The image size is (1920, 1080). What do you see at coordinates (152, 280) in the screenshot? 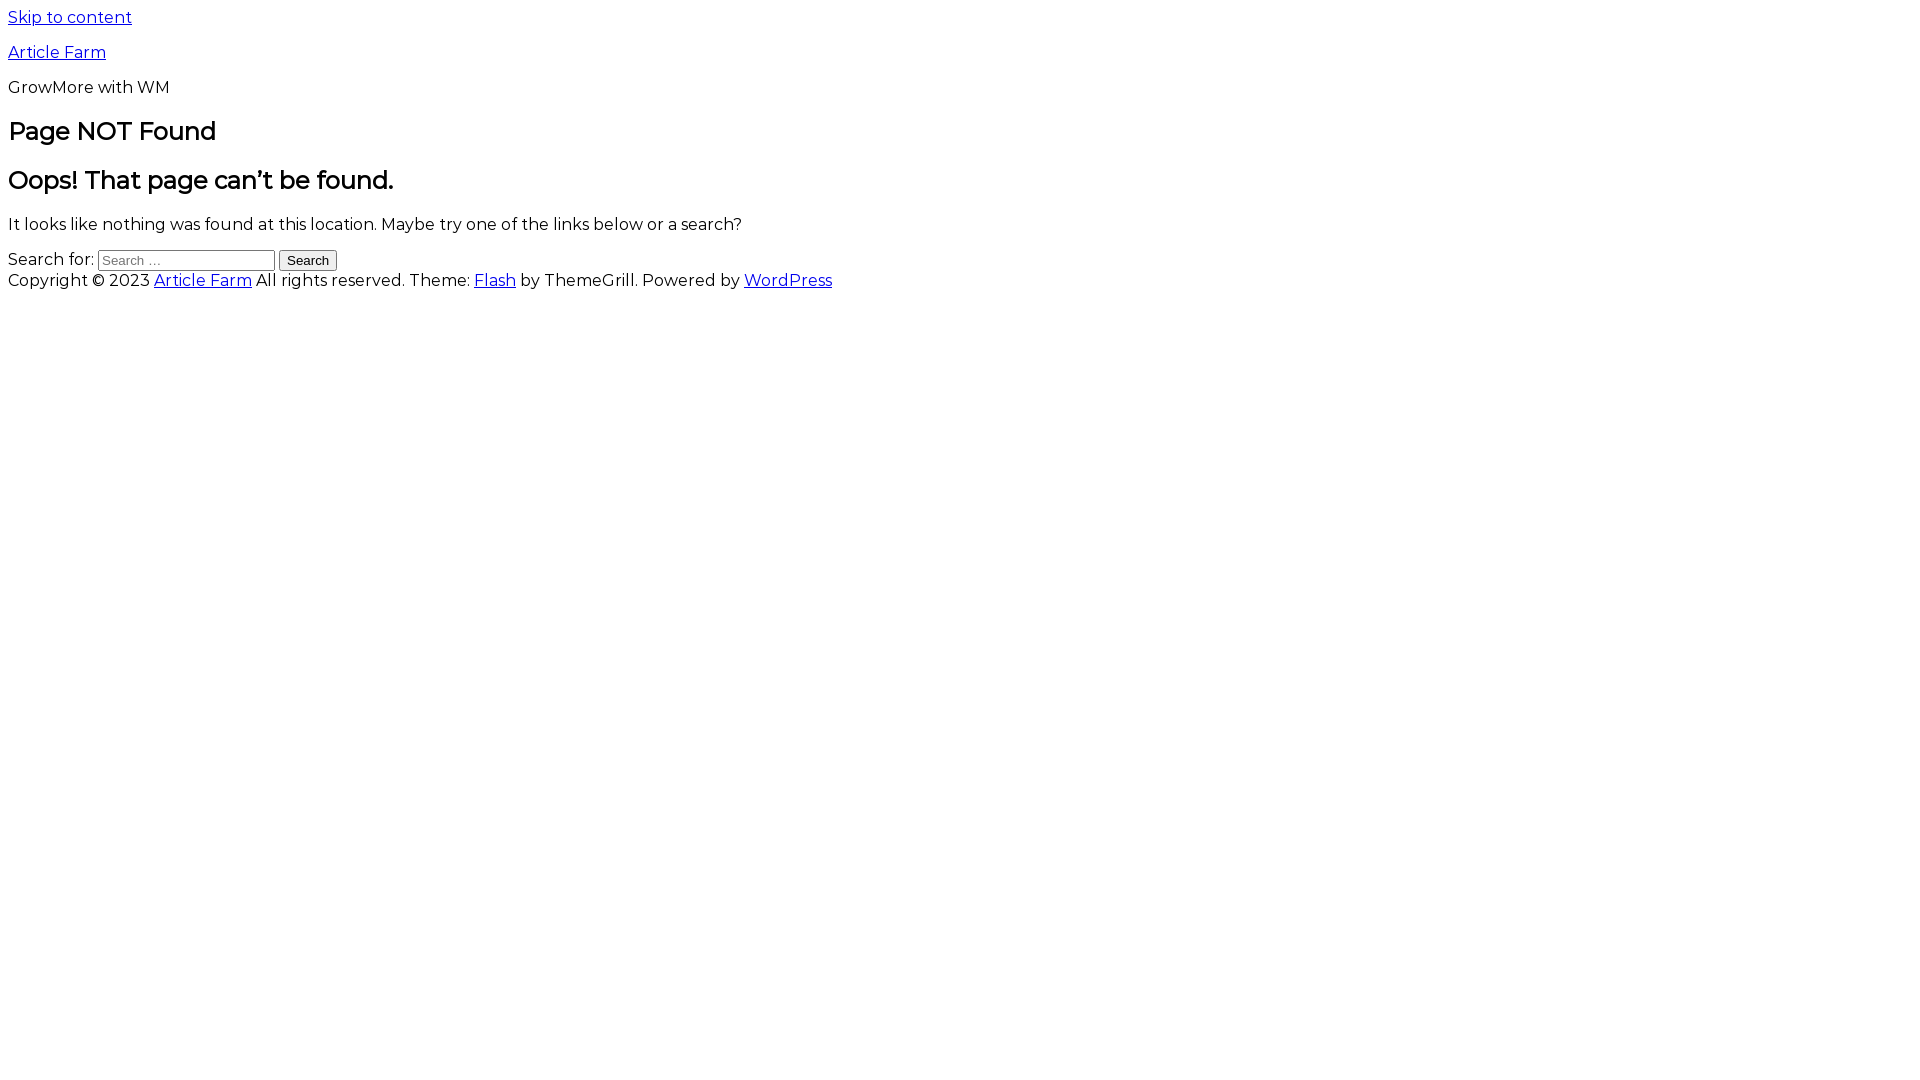
I see `'Article Farm'` at bounding box center [152, 280].